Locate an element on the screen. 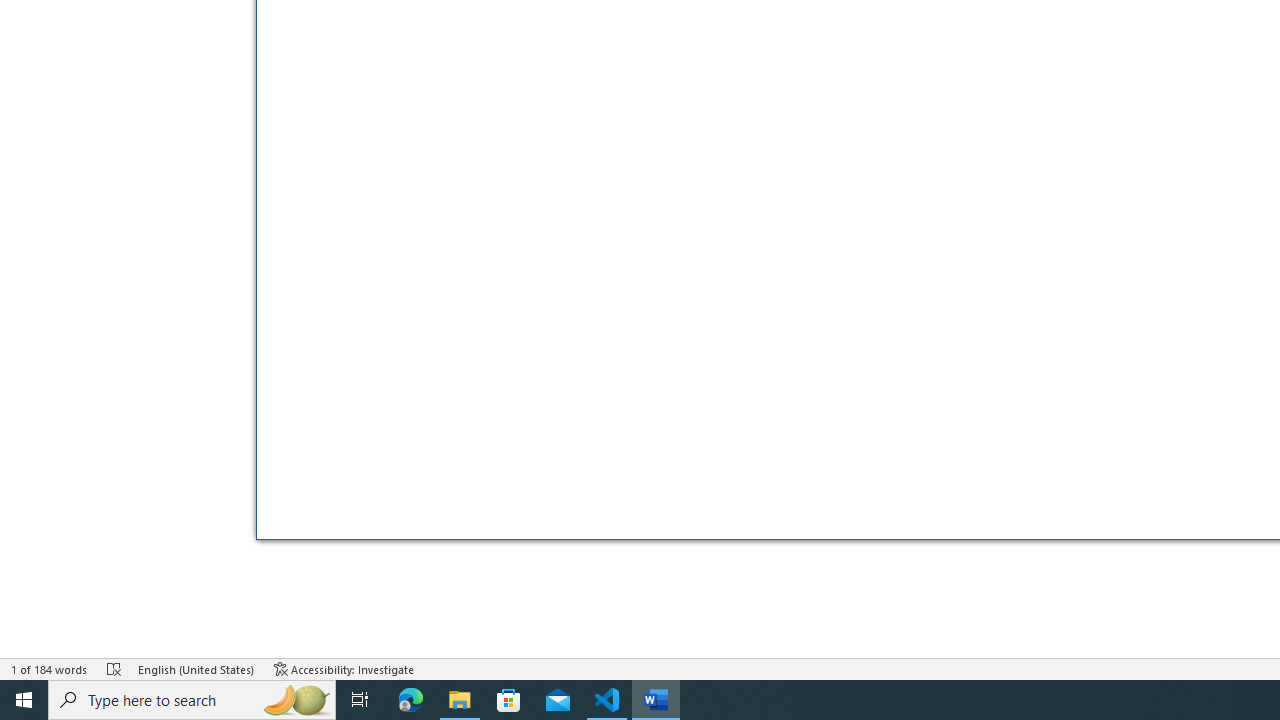  'Type here to search' is located at coordinates (192, 698).